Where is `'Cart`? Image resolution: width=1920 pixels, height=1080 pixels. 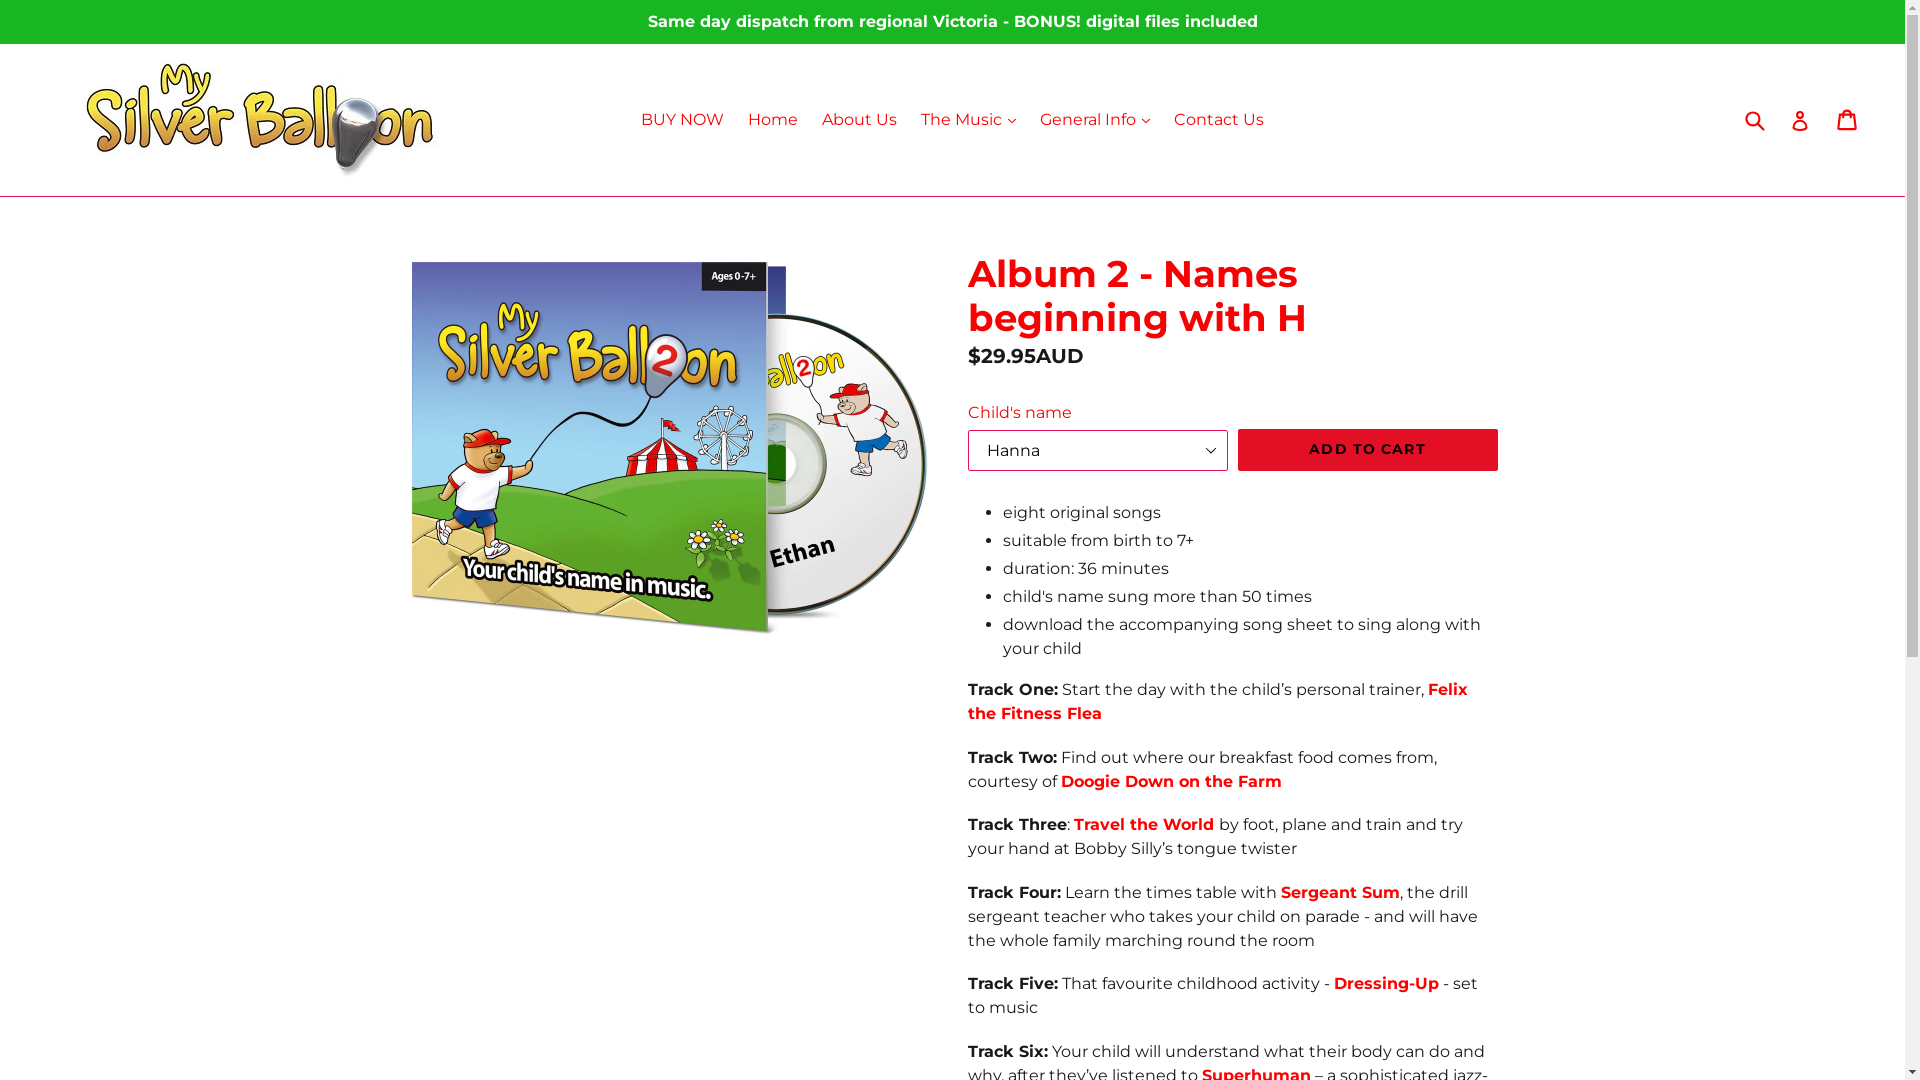 'Cart is located at coordinates (1847, 119).